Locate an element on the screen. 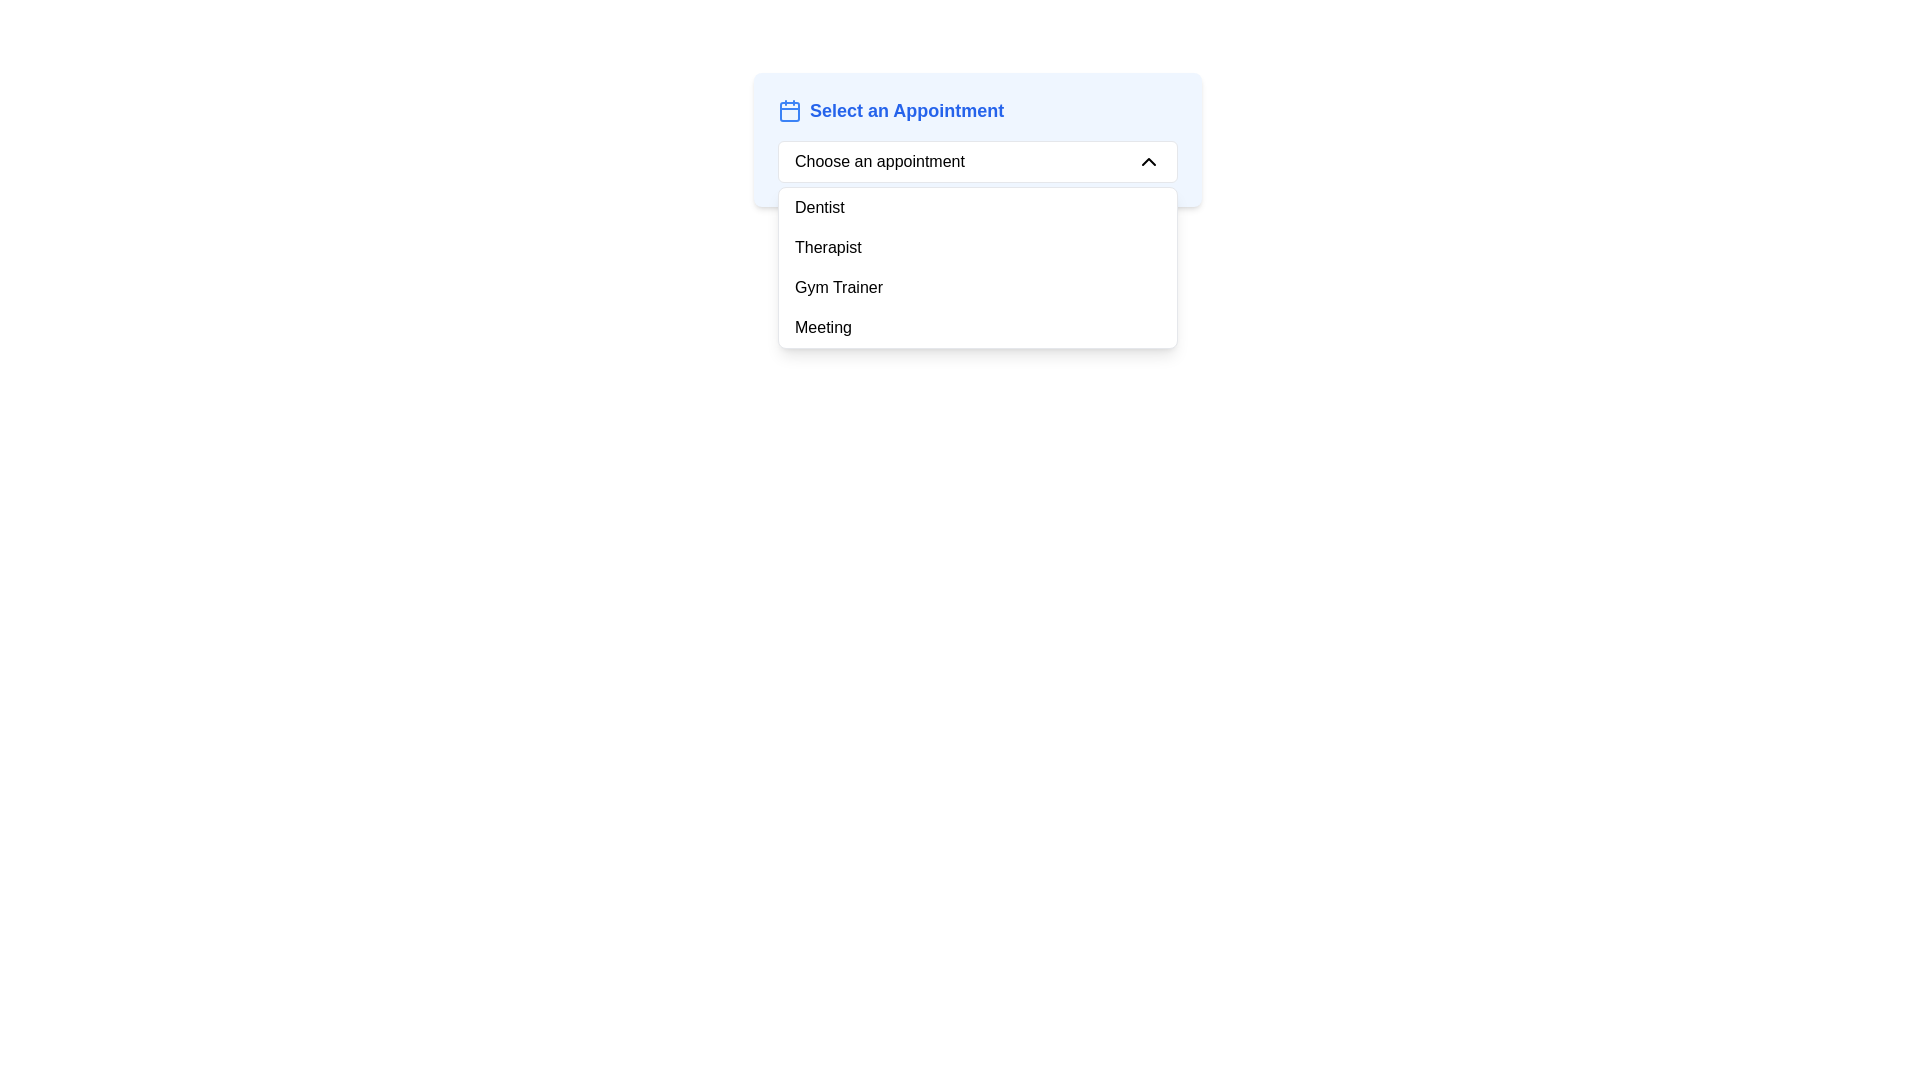 The height and width of the screenshot is (1080, 1920). the dropdown menu item labeled 'Meeting', which is the fourth option in the dropdown list is located at coordinates (978, 326).